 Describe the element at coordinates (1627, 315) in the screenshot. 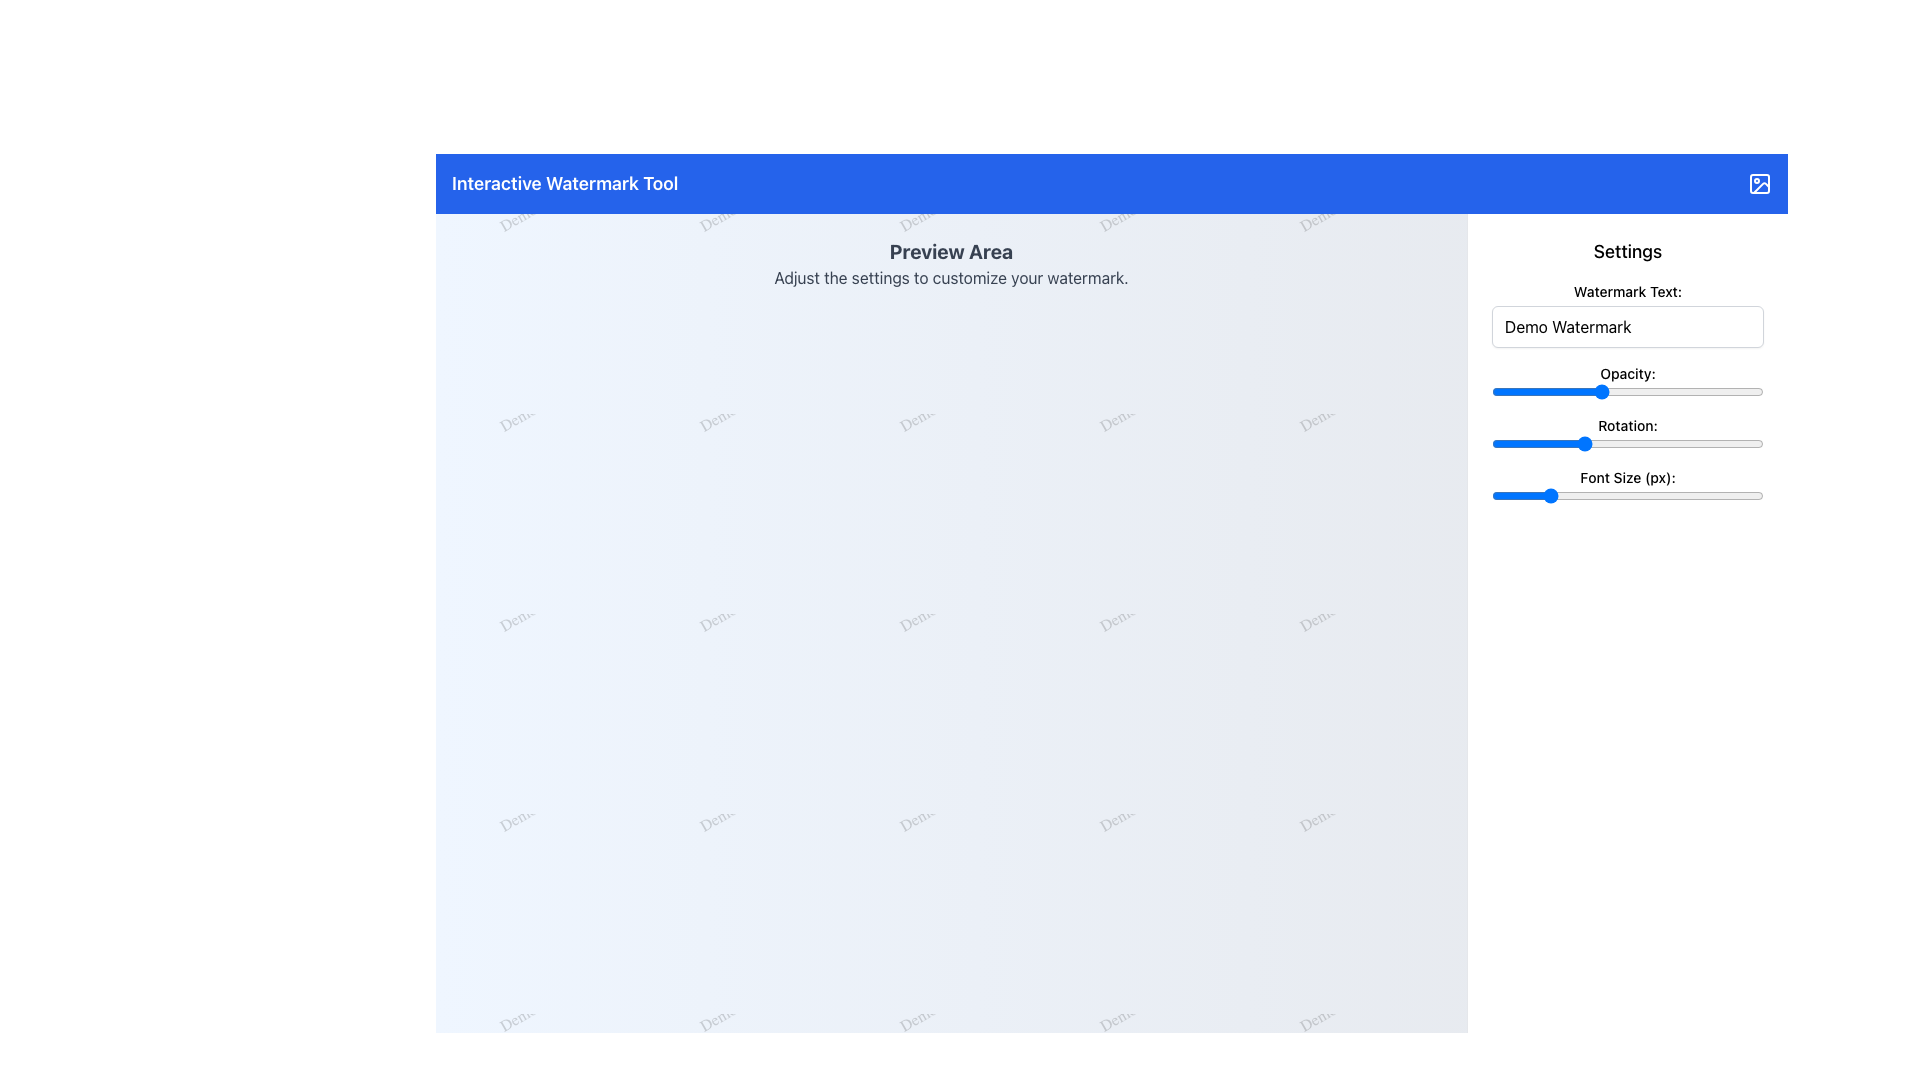

I see `the text input field labeled 'Watermark Text:' in the Settings panel to place the cursor for editing` at that location.